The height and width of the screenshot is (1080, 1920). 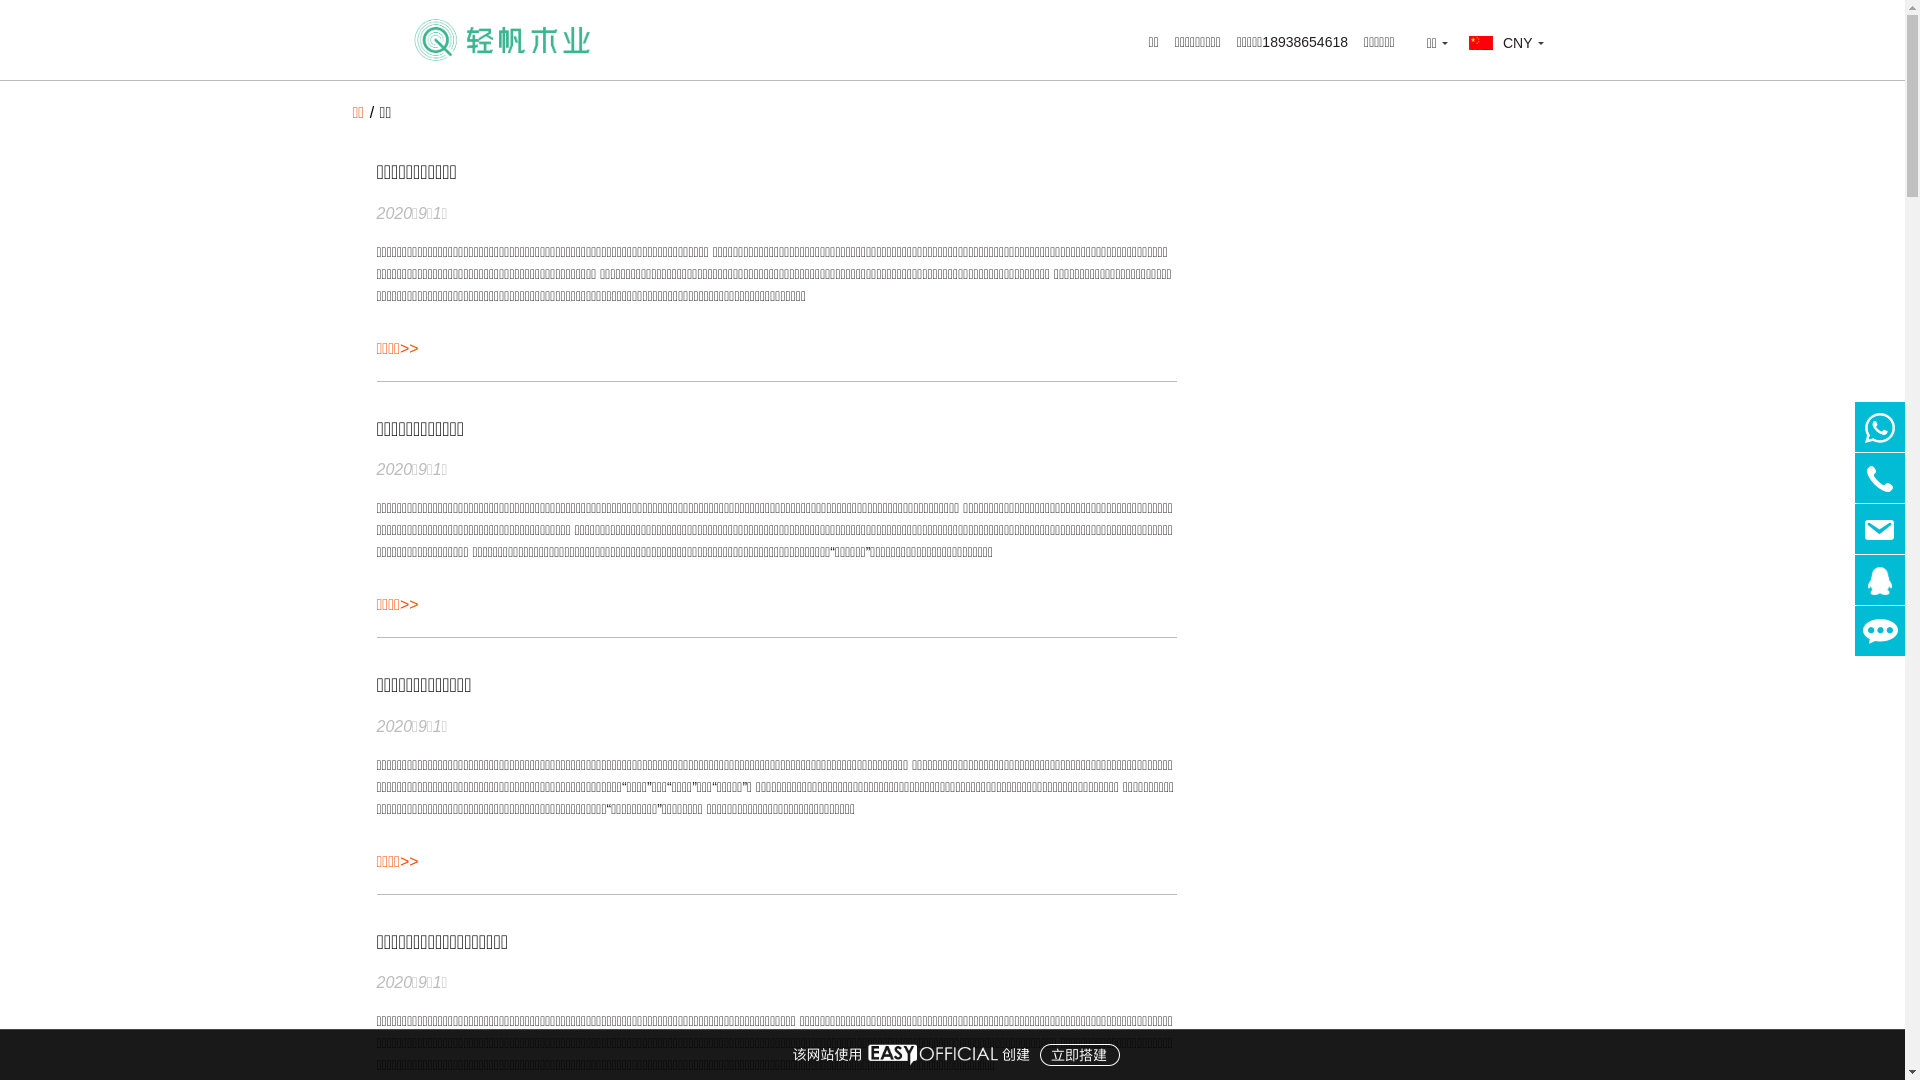 I want to click on 'CNY', so click(x=1506, y=42).